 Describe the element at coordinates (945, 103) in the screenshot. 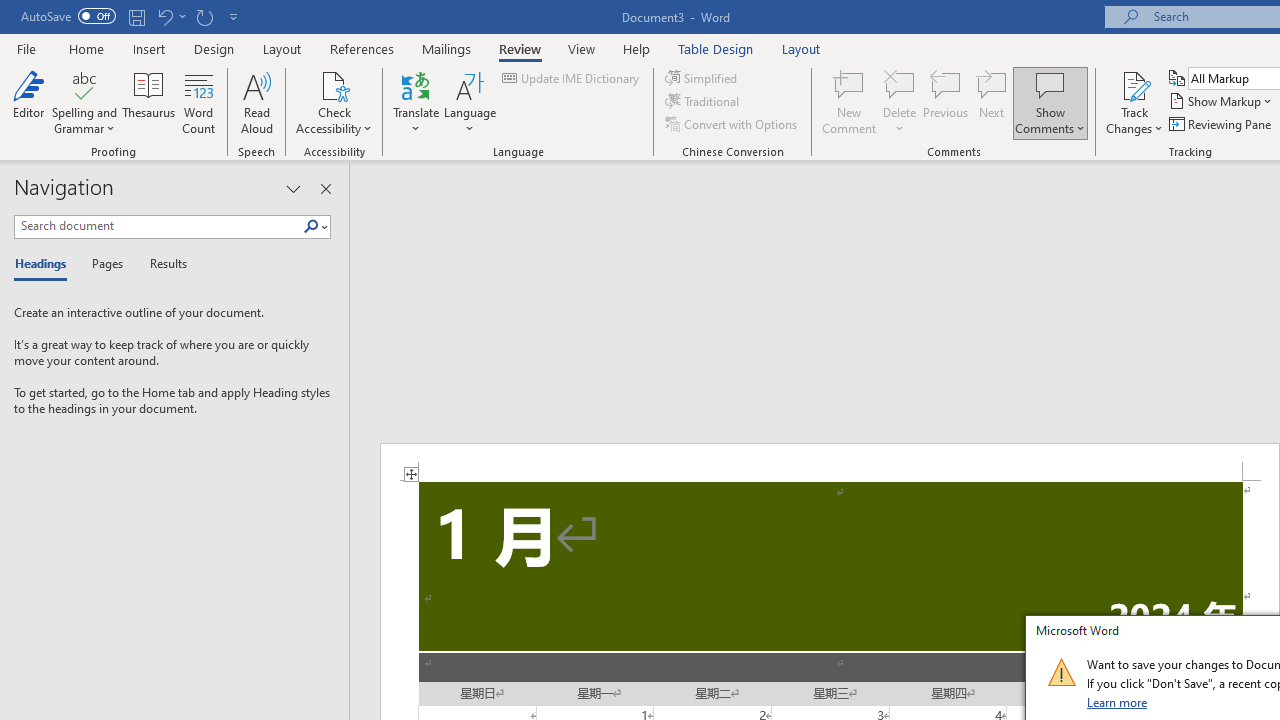

I see `'Previous'` at that location.